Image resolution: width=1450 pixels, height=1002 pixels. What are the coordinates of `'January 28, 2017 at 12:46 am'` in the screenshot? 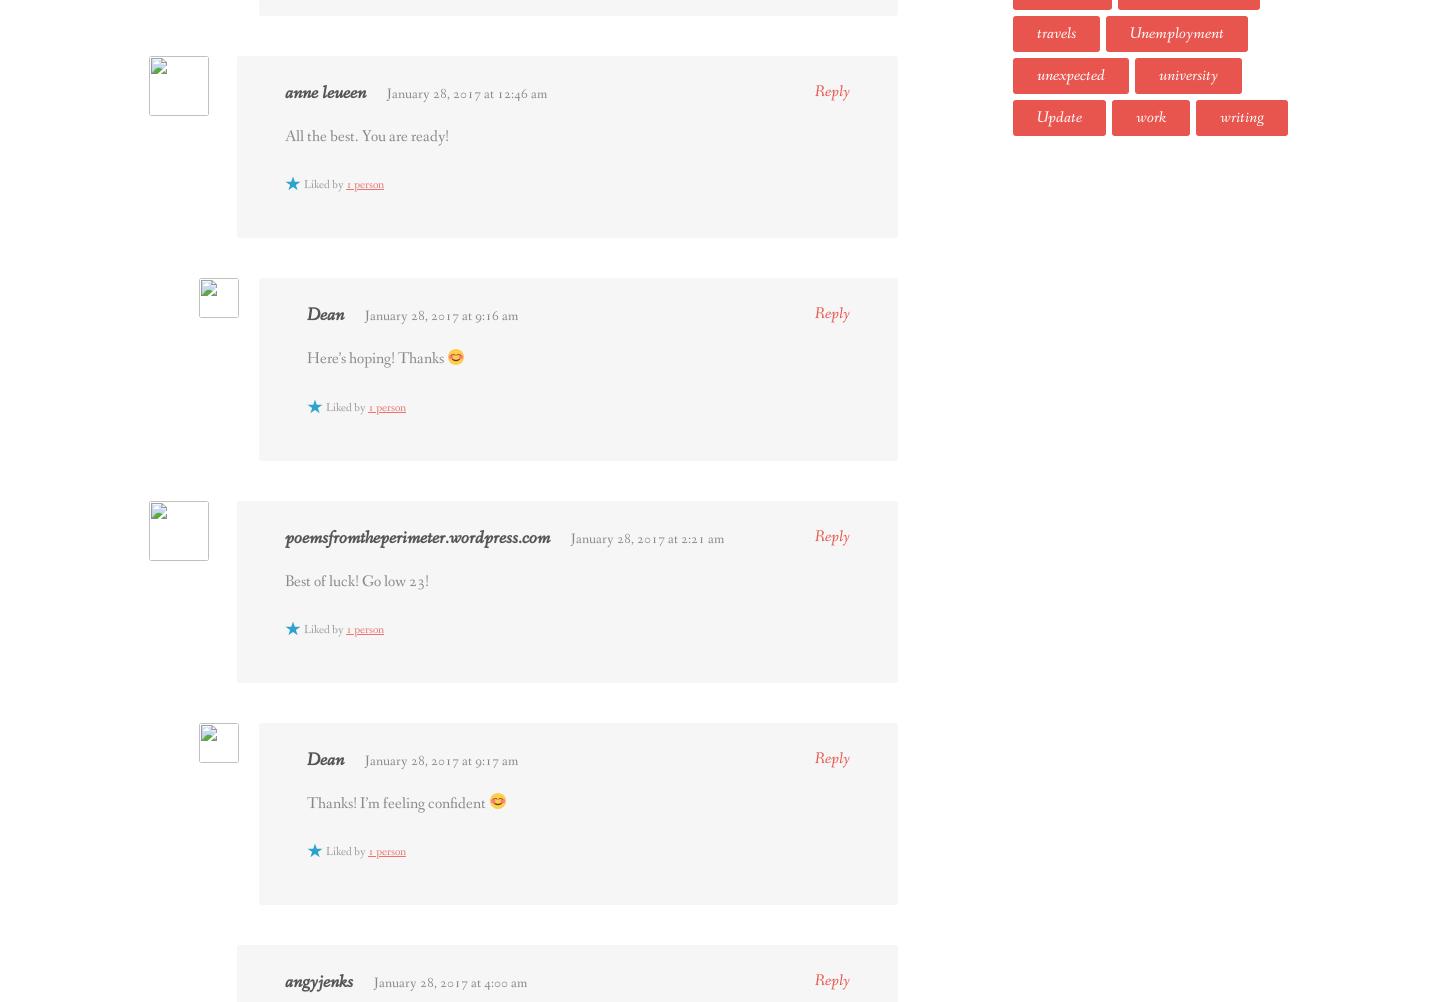 It's located at (466, 92).